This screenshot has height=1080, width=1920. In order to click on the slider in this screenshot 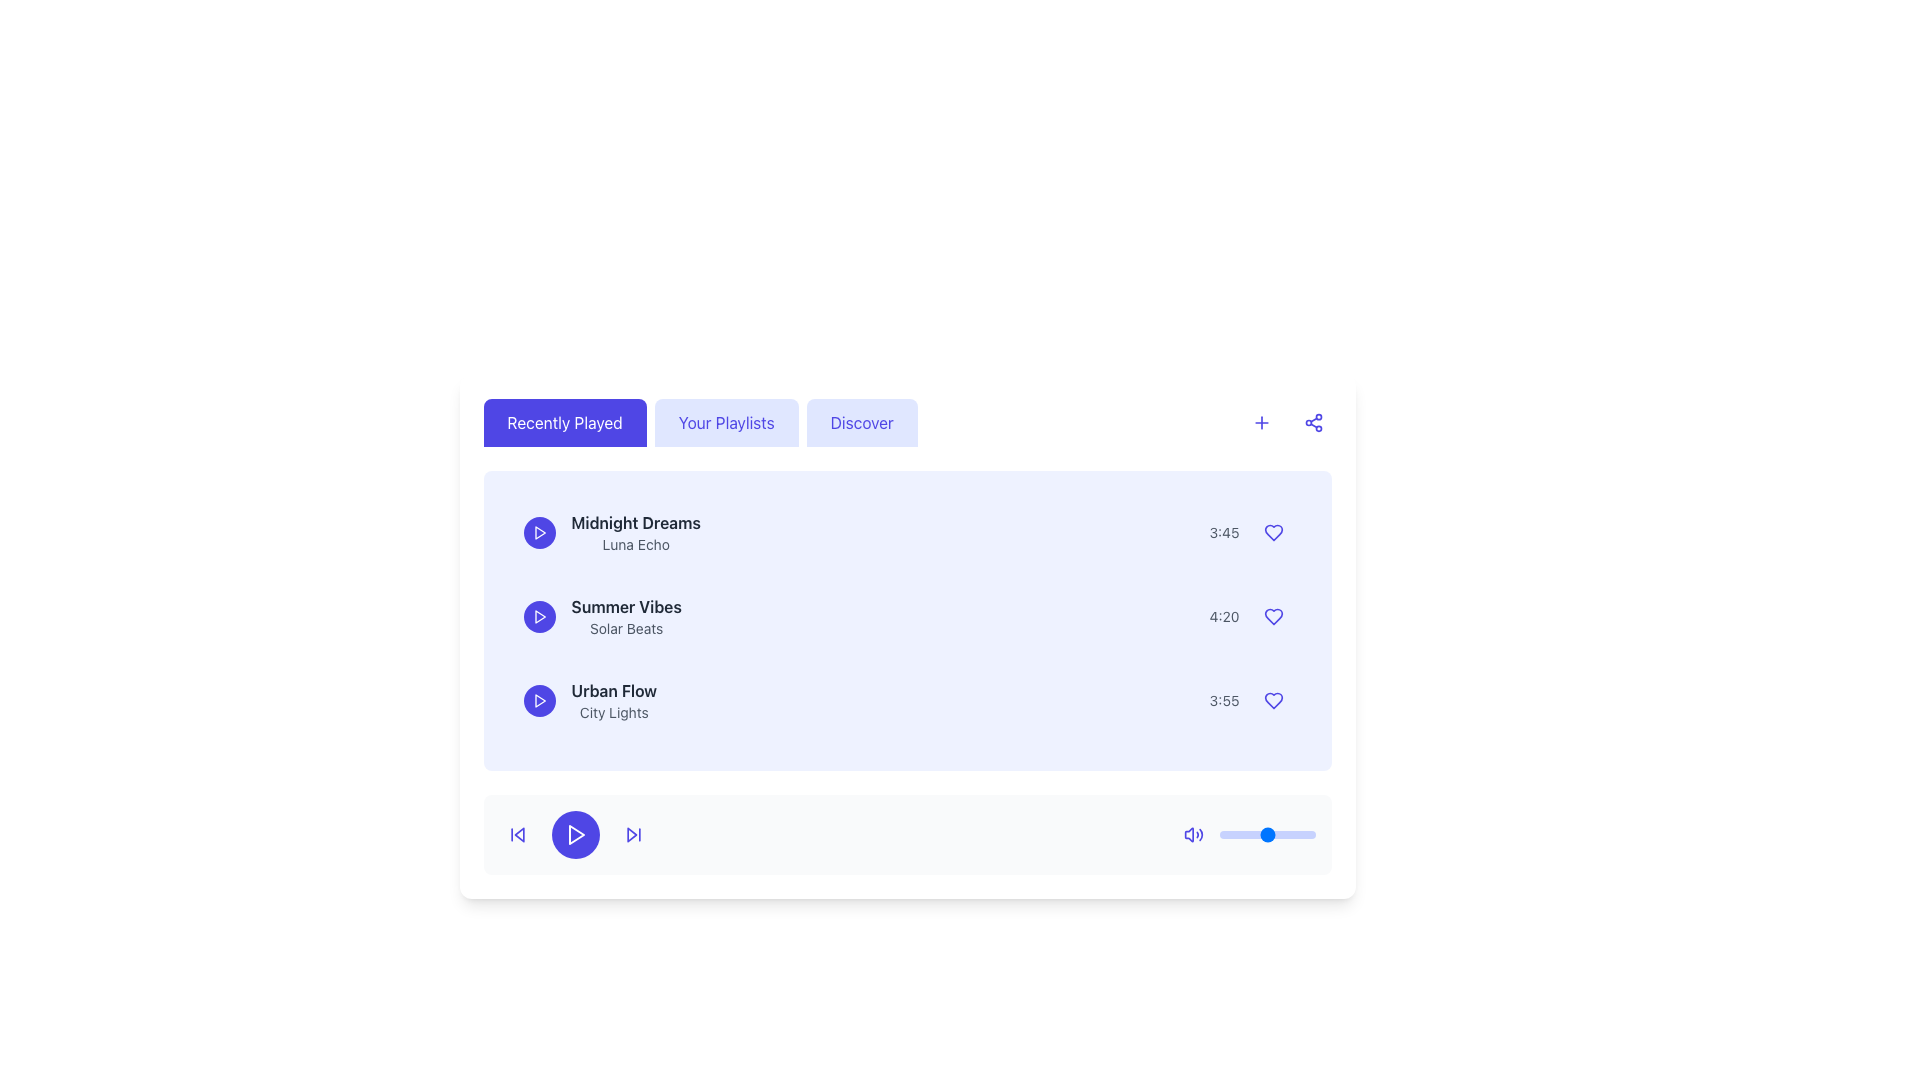, I will do `click(1289, 834)`.